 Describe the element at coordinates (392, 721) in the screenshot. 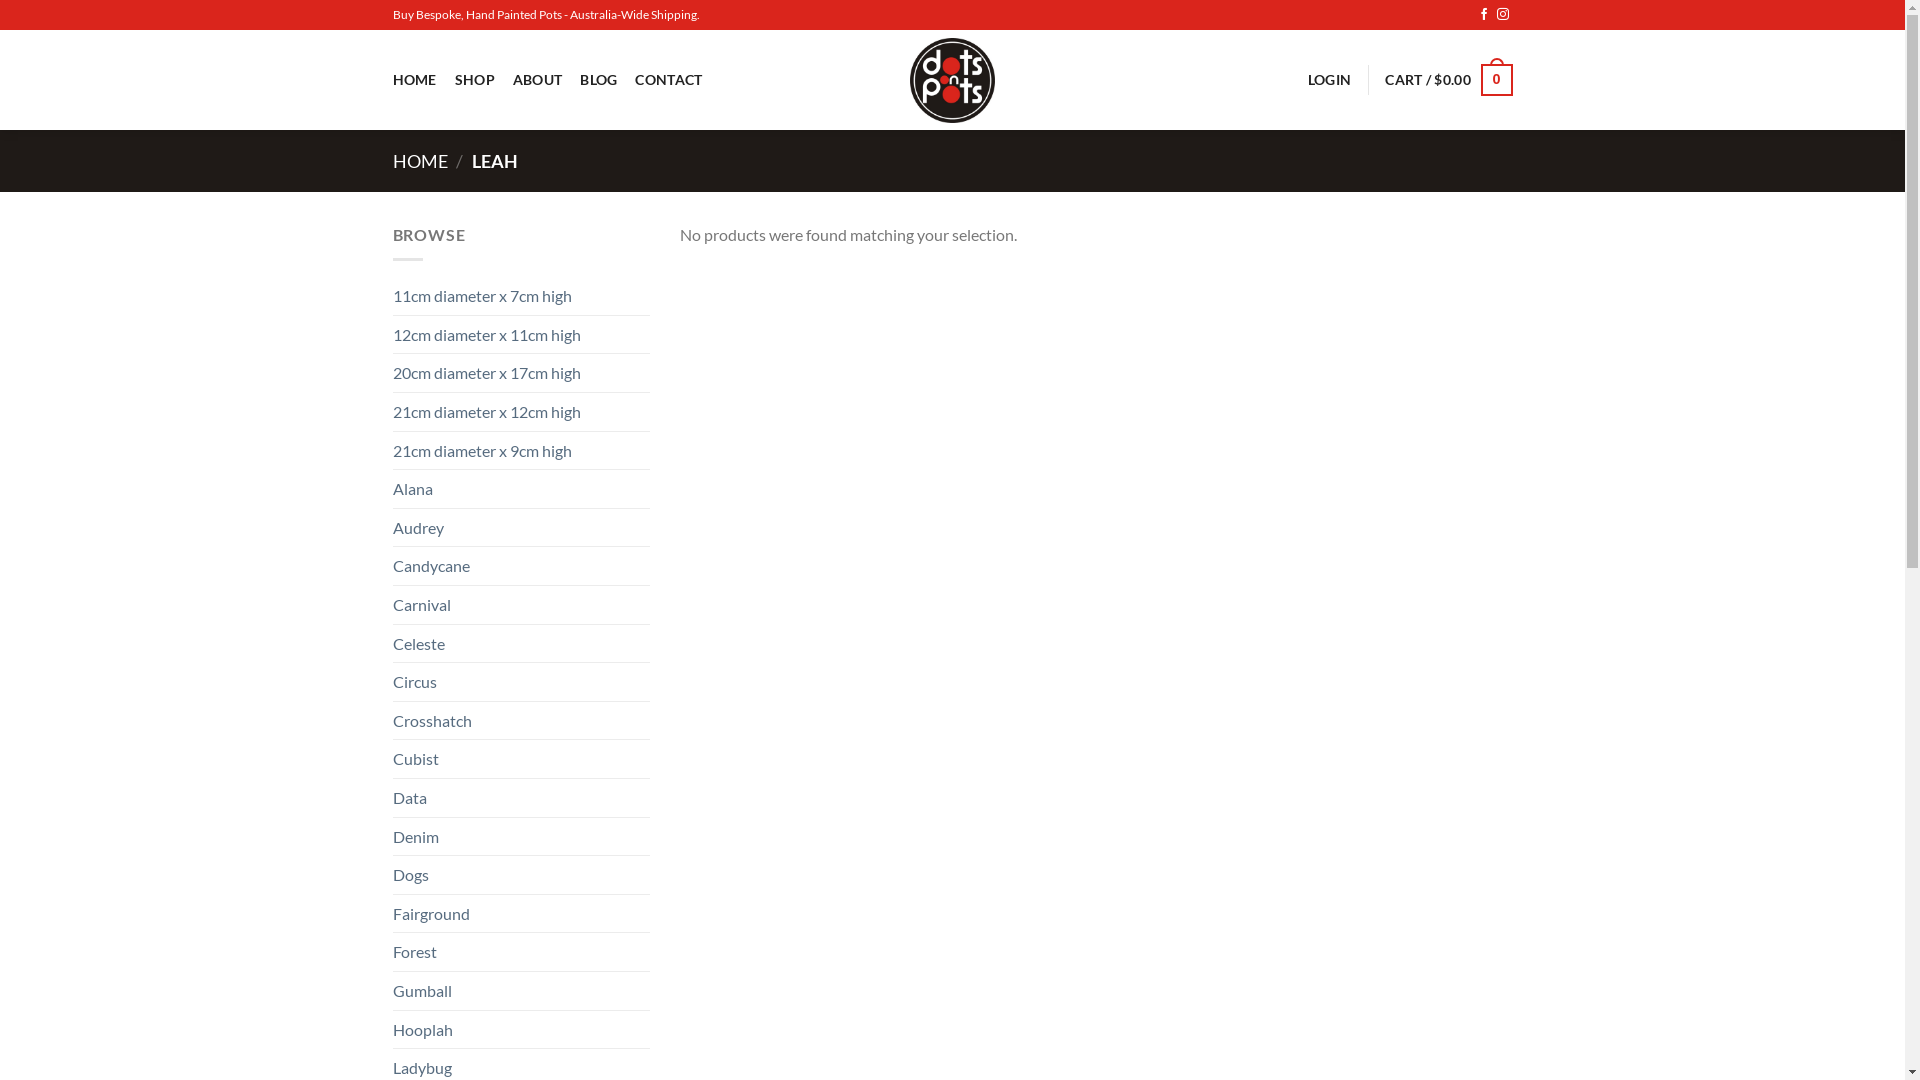

I see `'Crosshatch'` at that location.